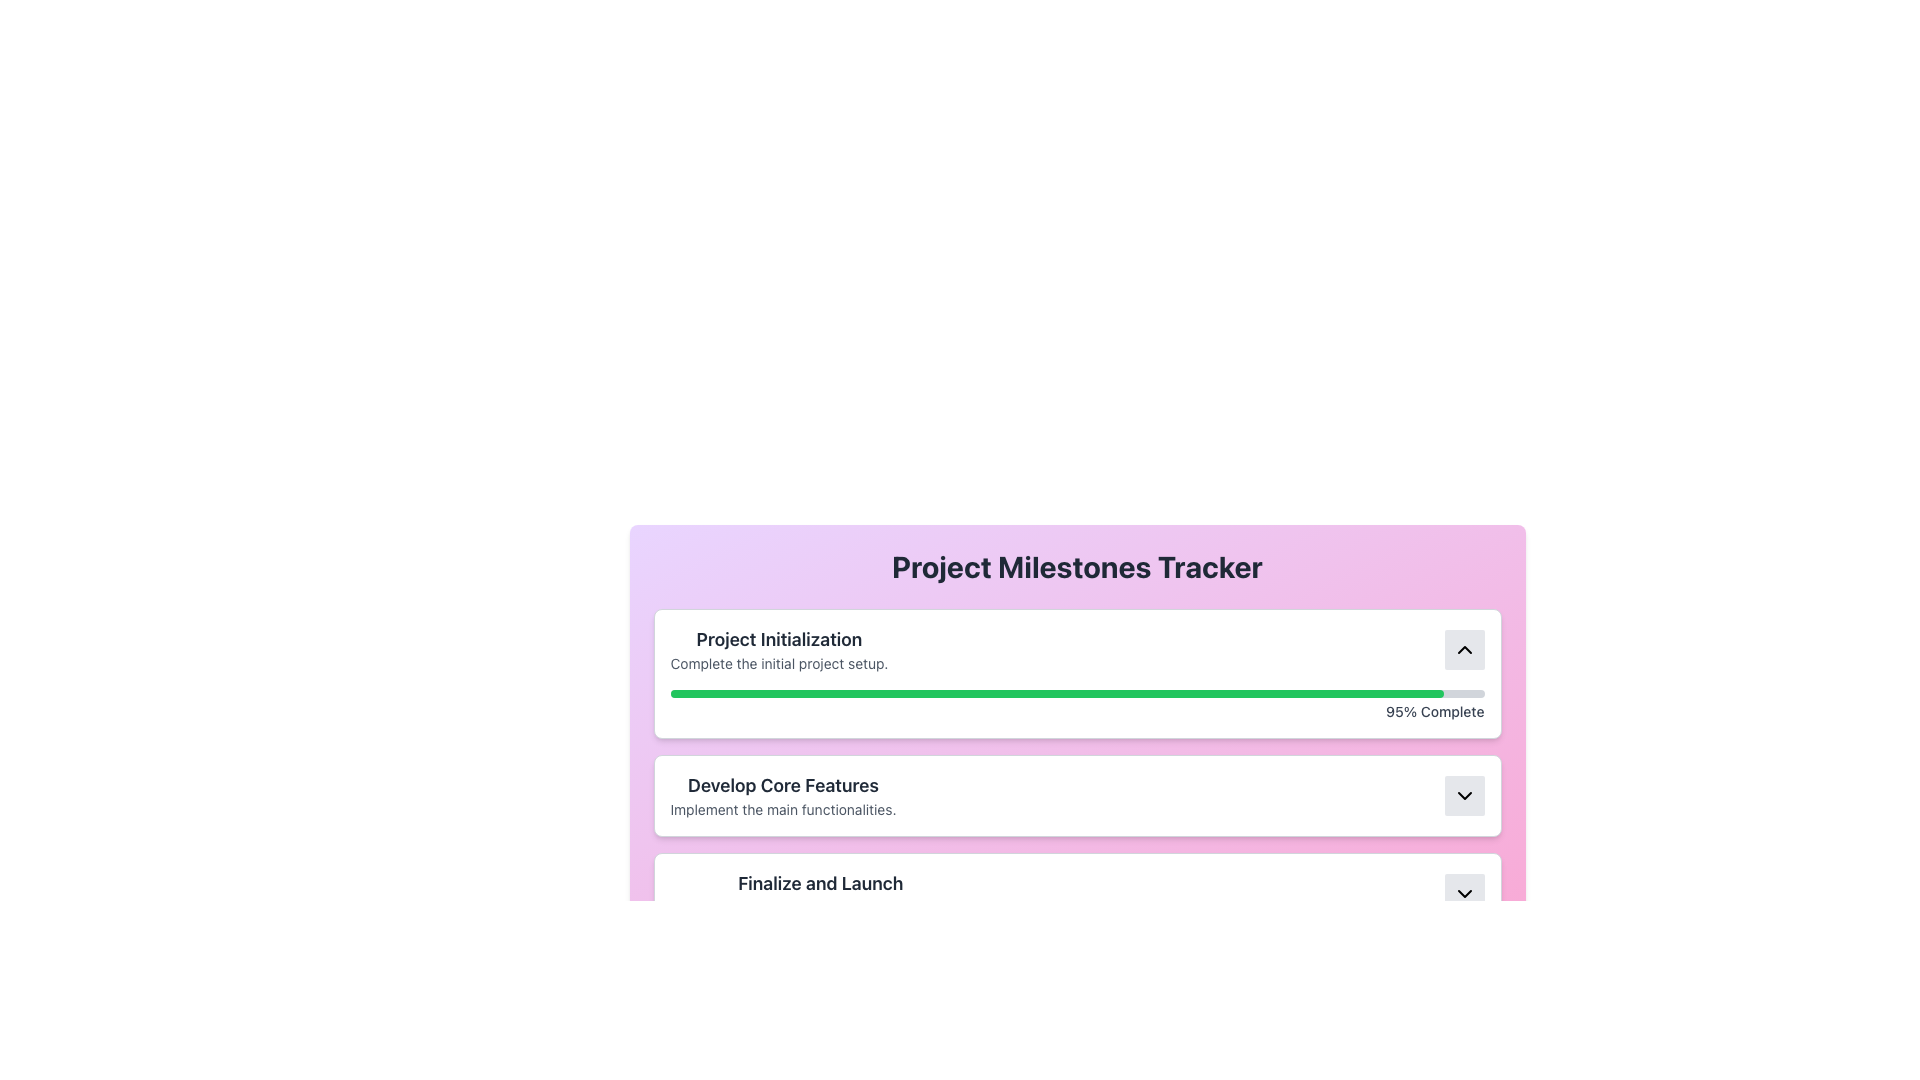  I want to click on the section title text label that summarizes the content or task, which is centrally located in the second card of a vertically-arranged list, so click(782, 785).